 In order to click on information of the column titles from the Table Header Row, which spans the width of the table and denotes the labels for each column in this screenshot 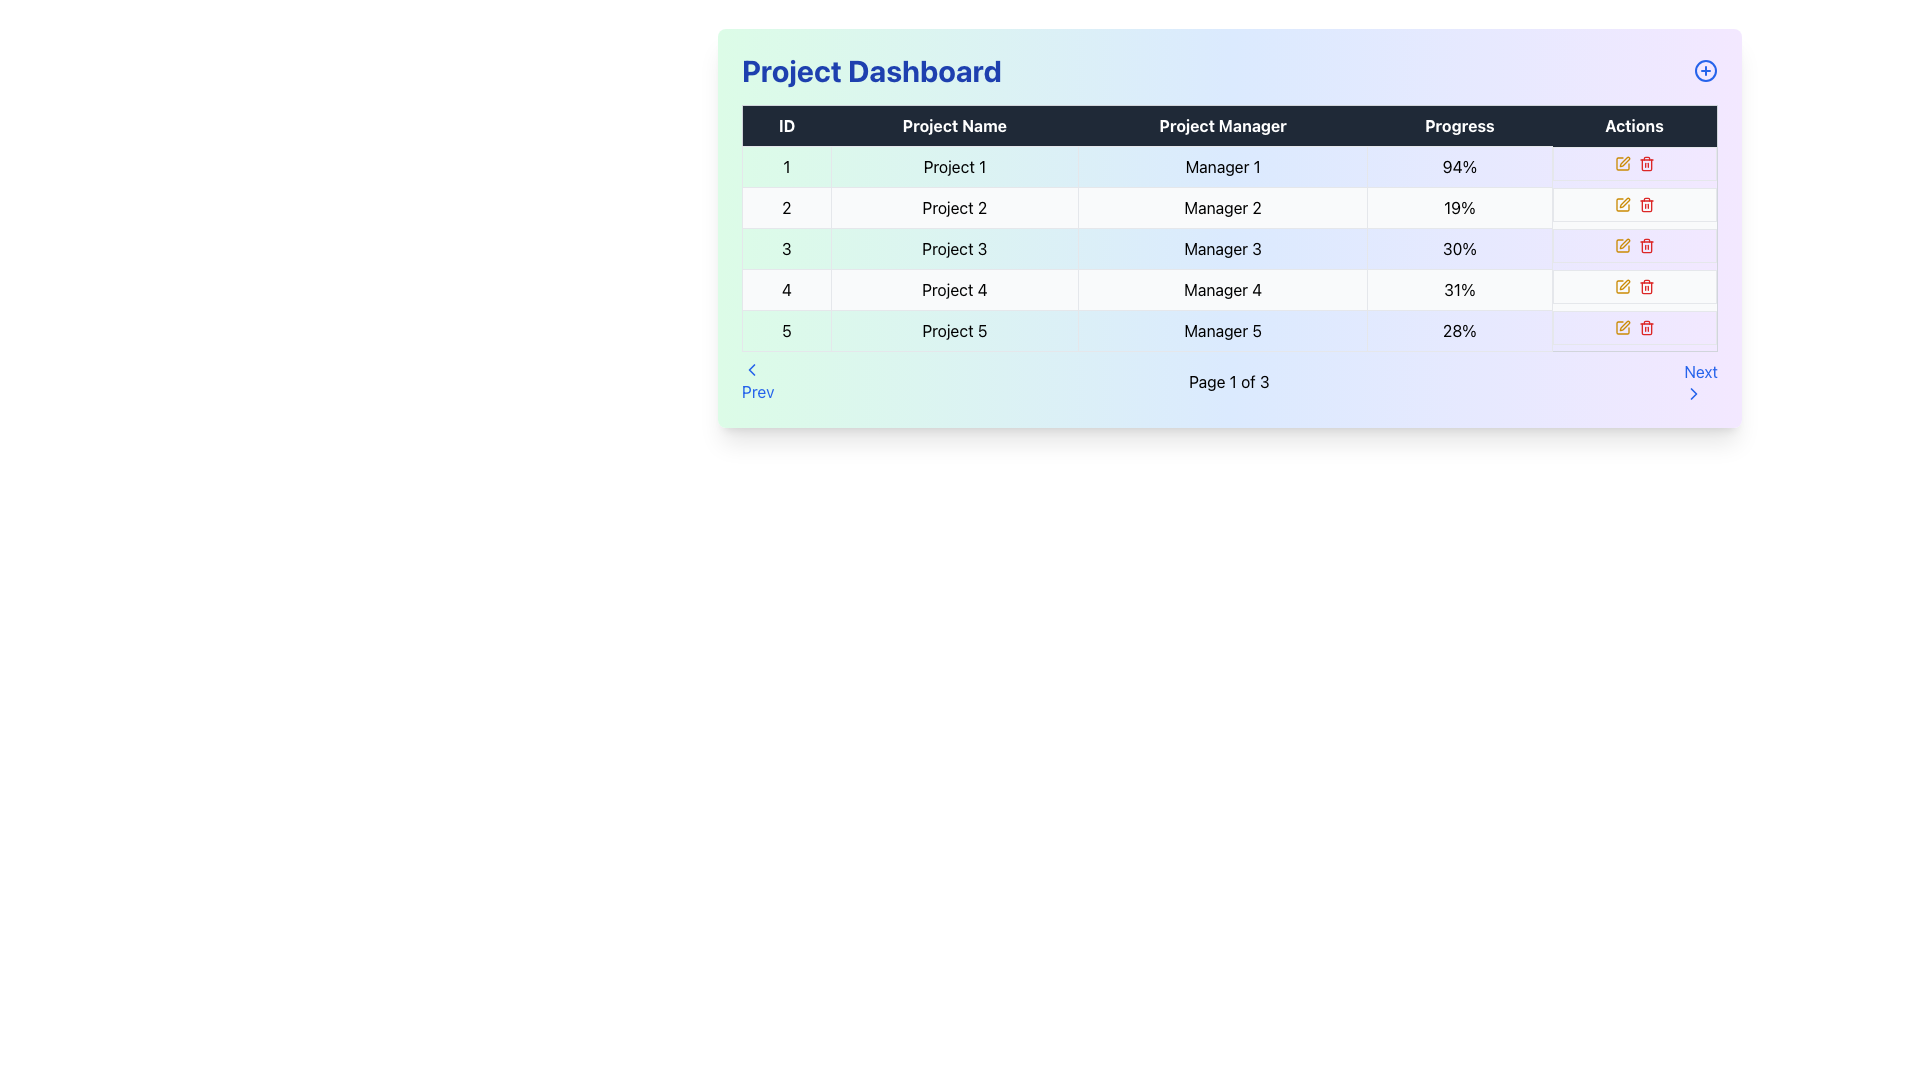, I will do `click(1228, 126)`.